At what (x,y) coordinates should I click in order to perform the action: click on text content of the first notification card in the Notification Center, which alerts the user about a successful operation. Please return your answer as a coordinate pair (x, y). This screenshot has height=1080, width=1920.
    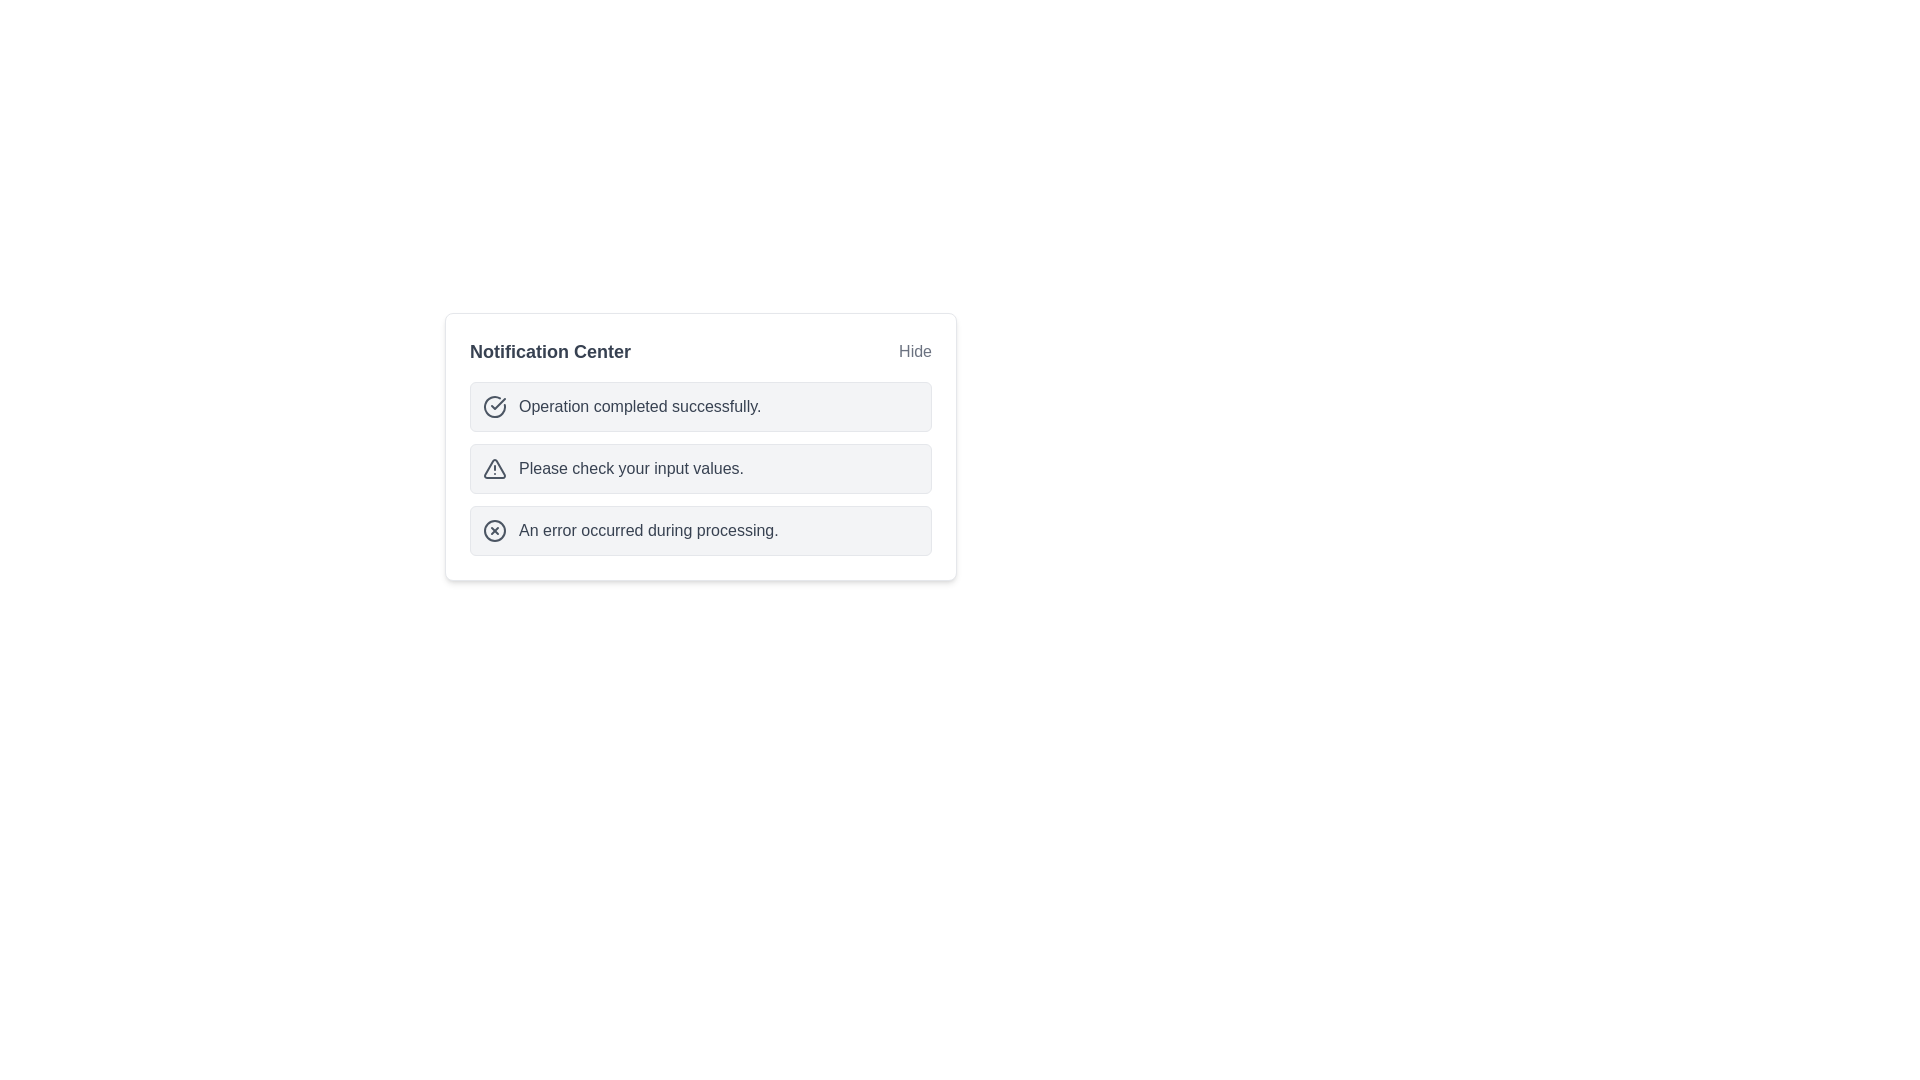
    Looking at the image, I should click on (700, 406).